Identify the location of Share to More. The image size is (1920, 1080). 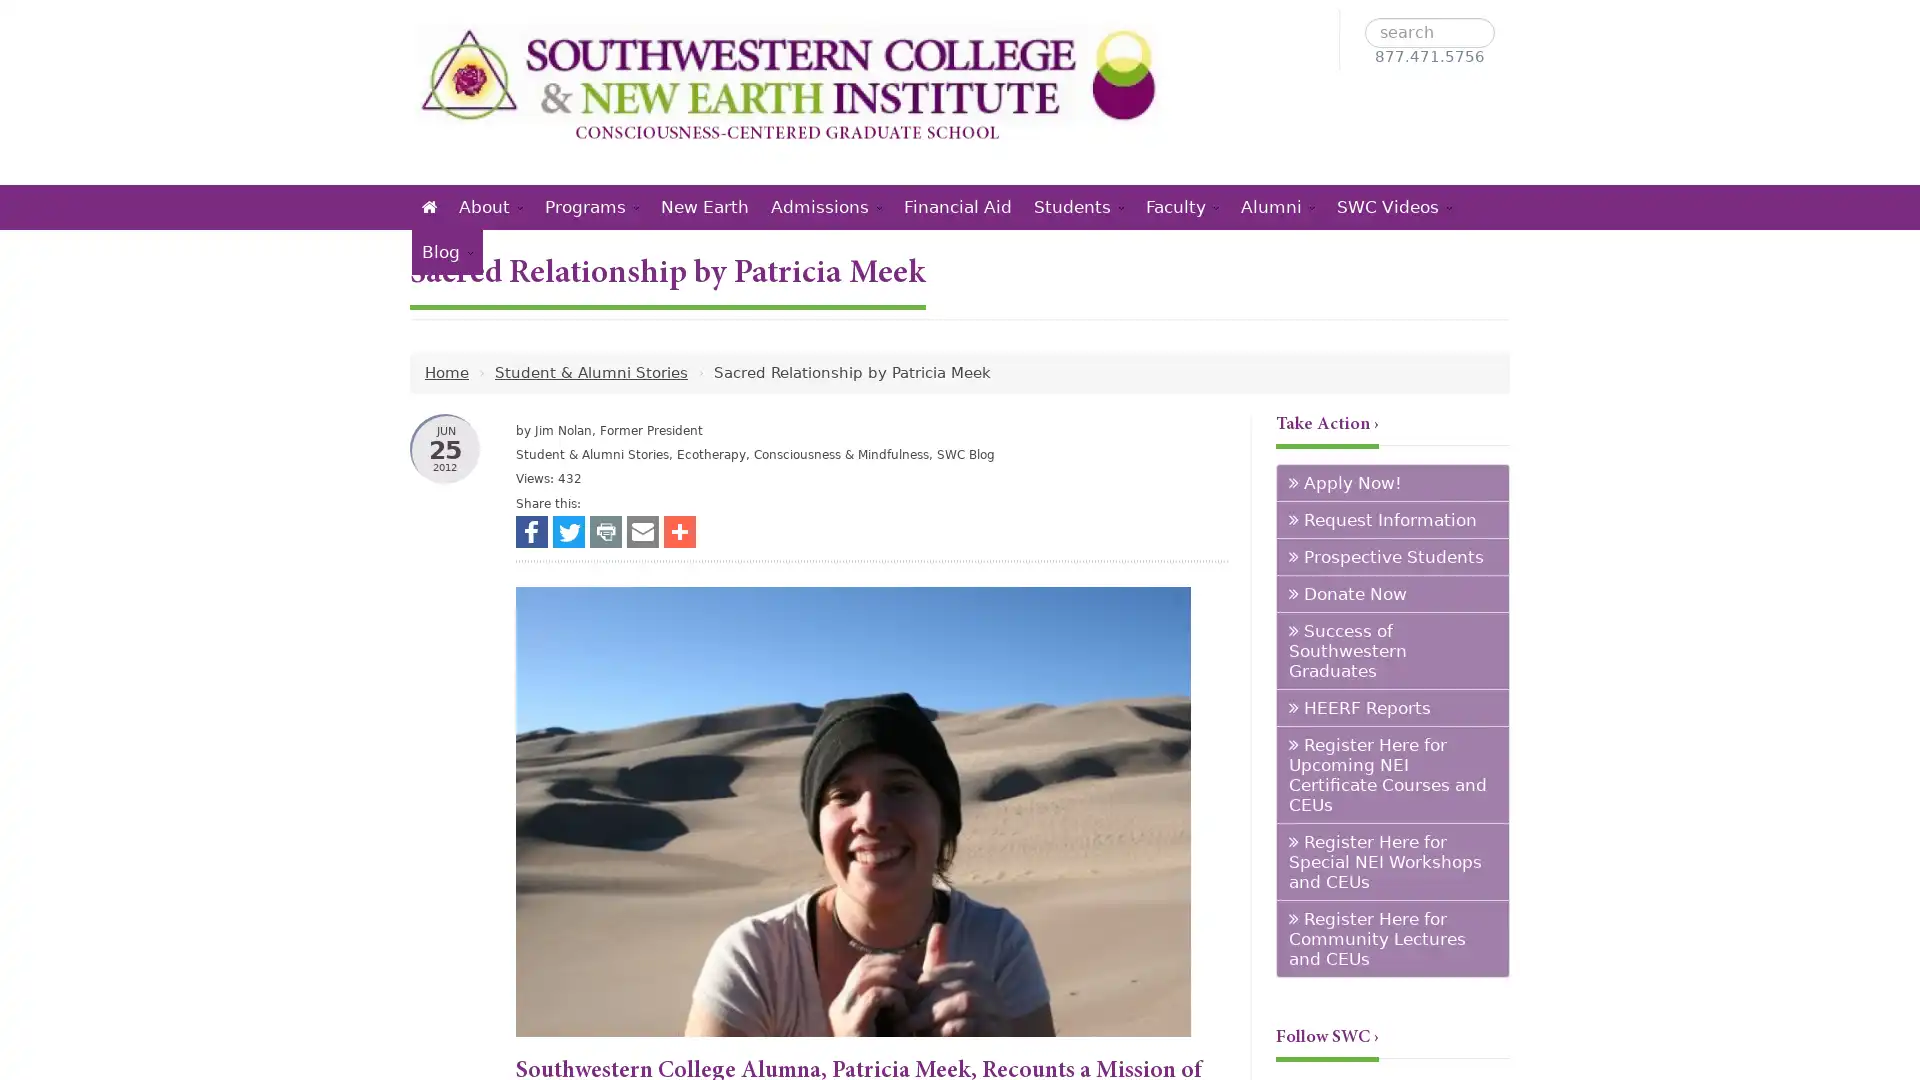
(680, 530).